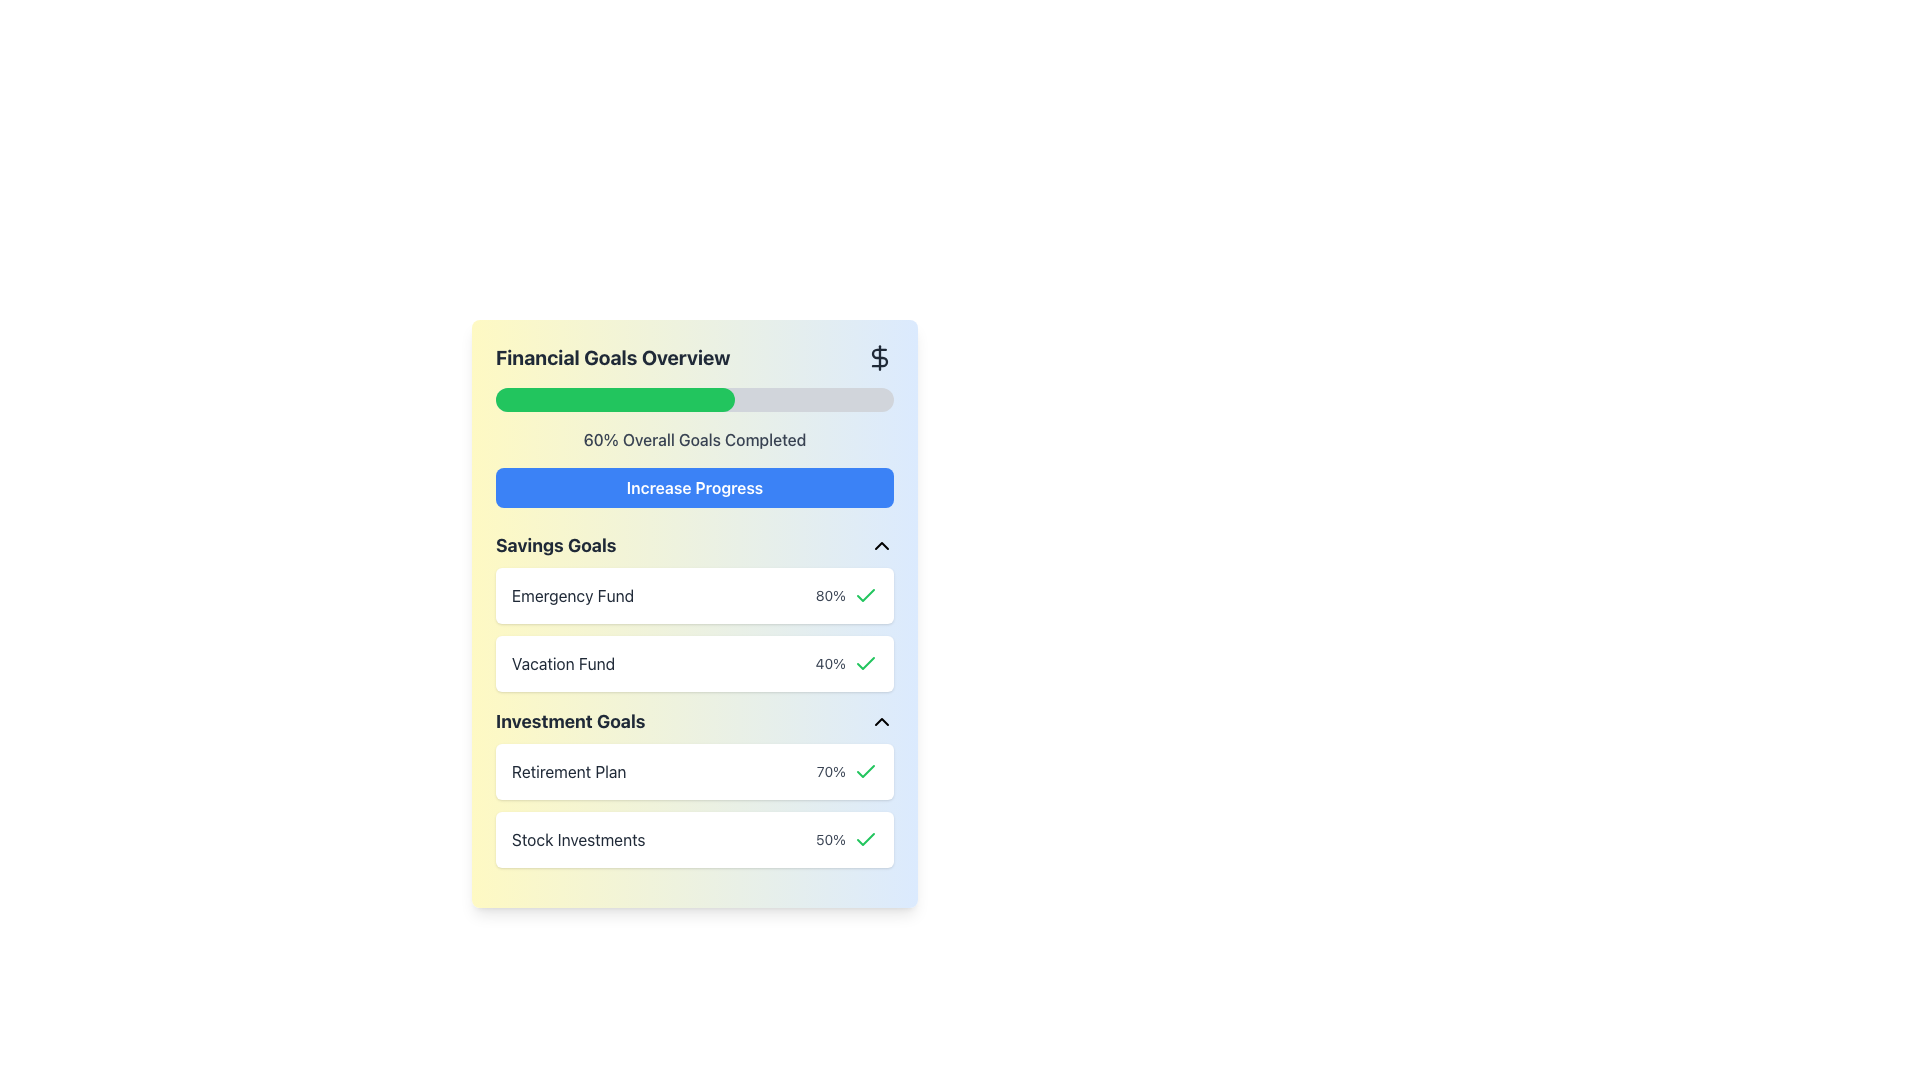 This screenshot has width=1920, height=1080. Describe the element at coordinates (879, 357) in the screenshot. I see `the dollar sign icon located to the far right of the 'Financial Goals Overview' heading` at that location.